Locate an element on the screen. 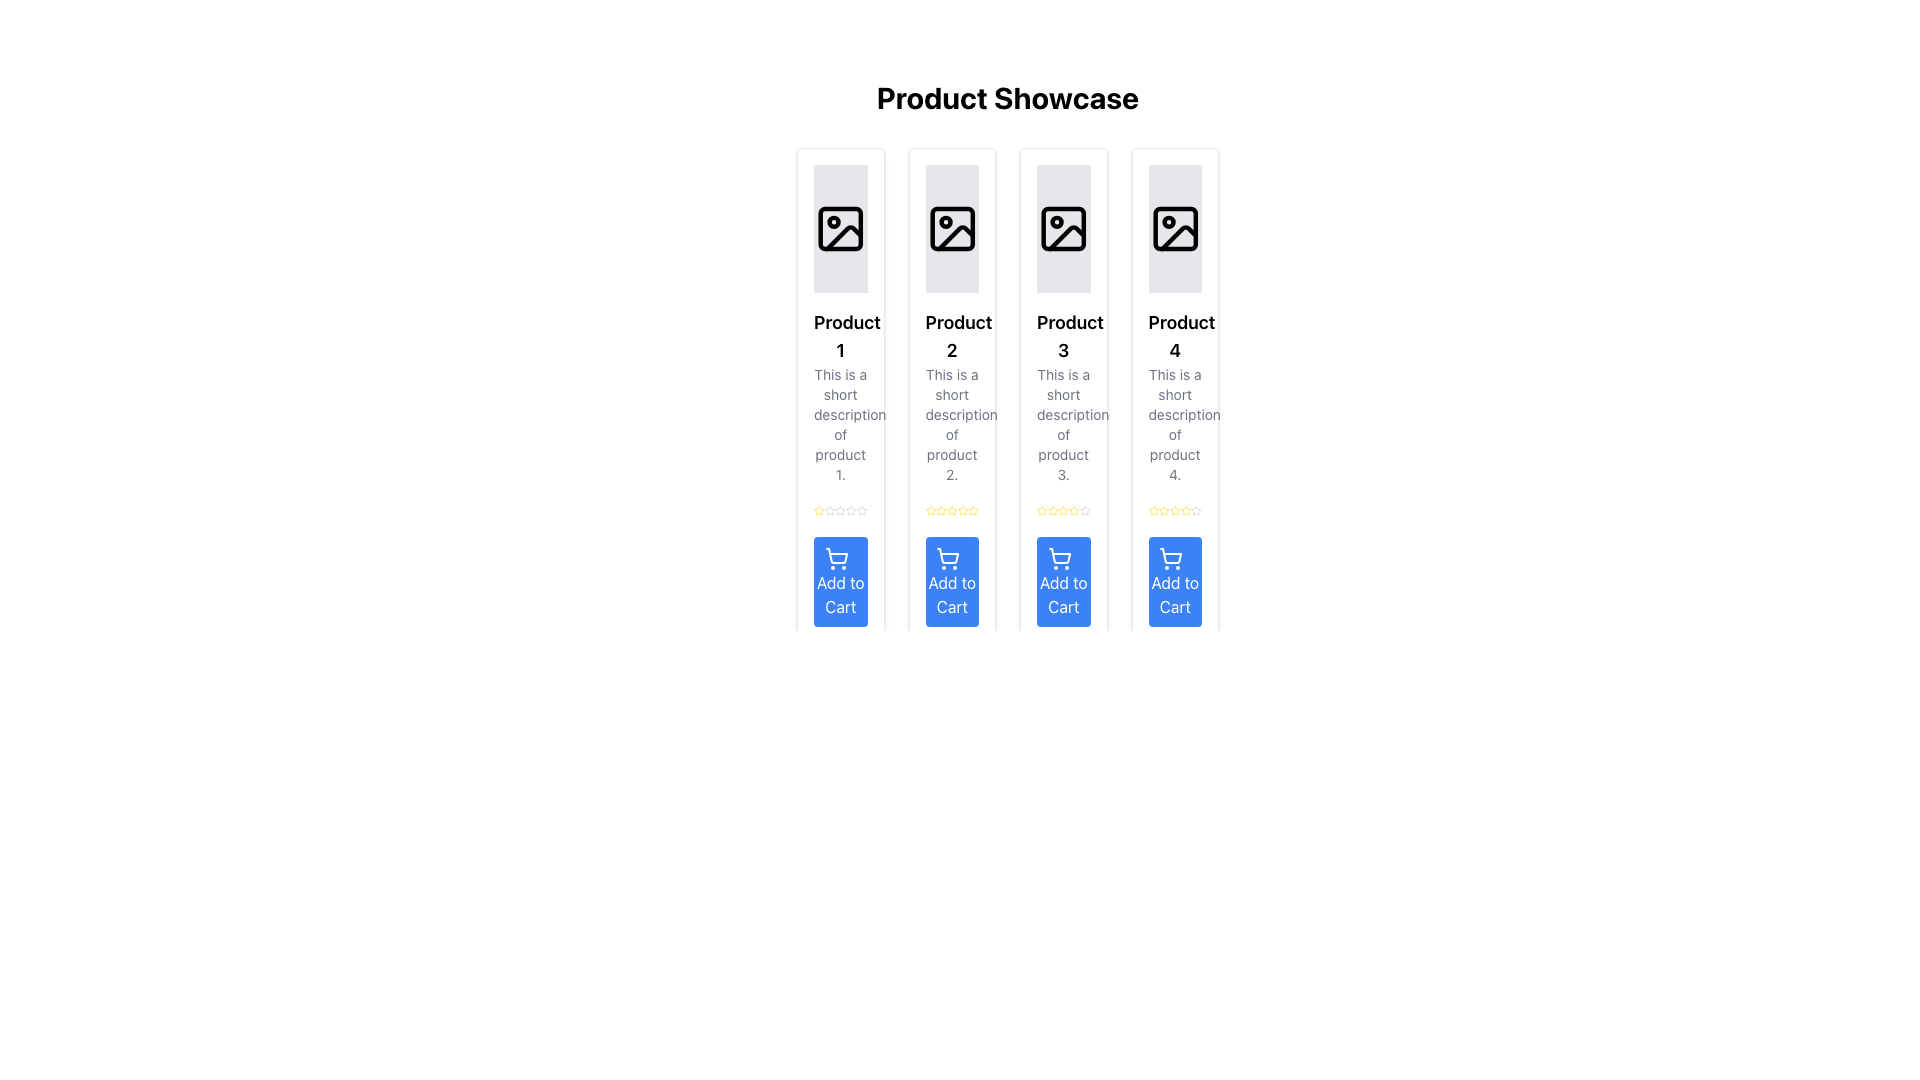 The height and width of the screenshot is (1080, 1920). the third gray-colored star icon in the rating system below the 'Product 1' description is located at coordinates (830, 509).